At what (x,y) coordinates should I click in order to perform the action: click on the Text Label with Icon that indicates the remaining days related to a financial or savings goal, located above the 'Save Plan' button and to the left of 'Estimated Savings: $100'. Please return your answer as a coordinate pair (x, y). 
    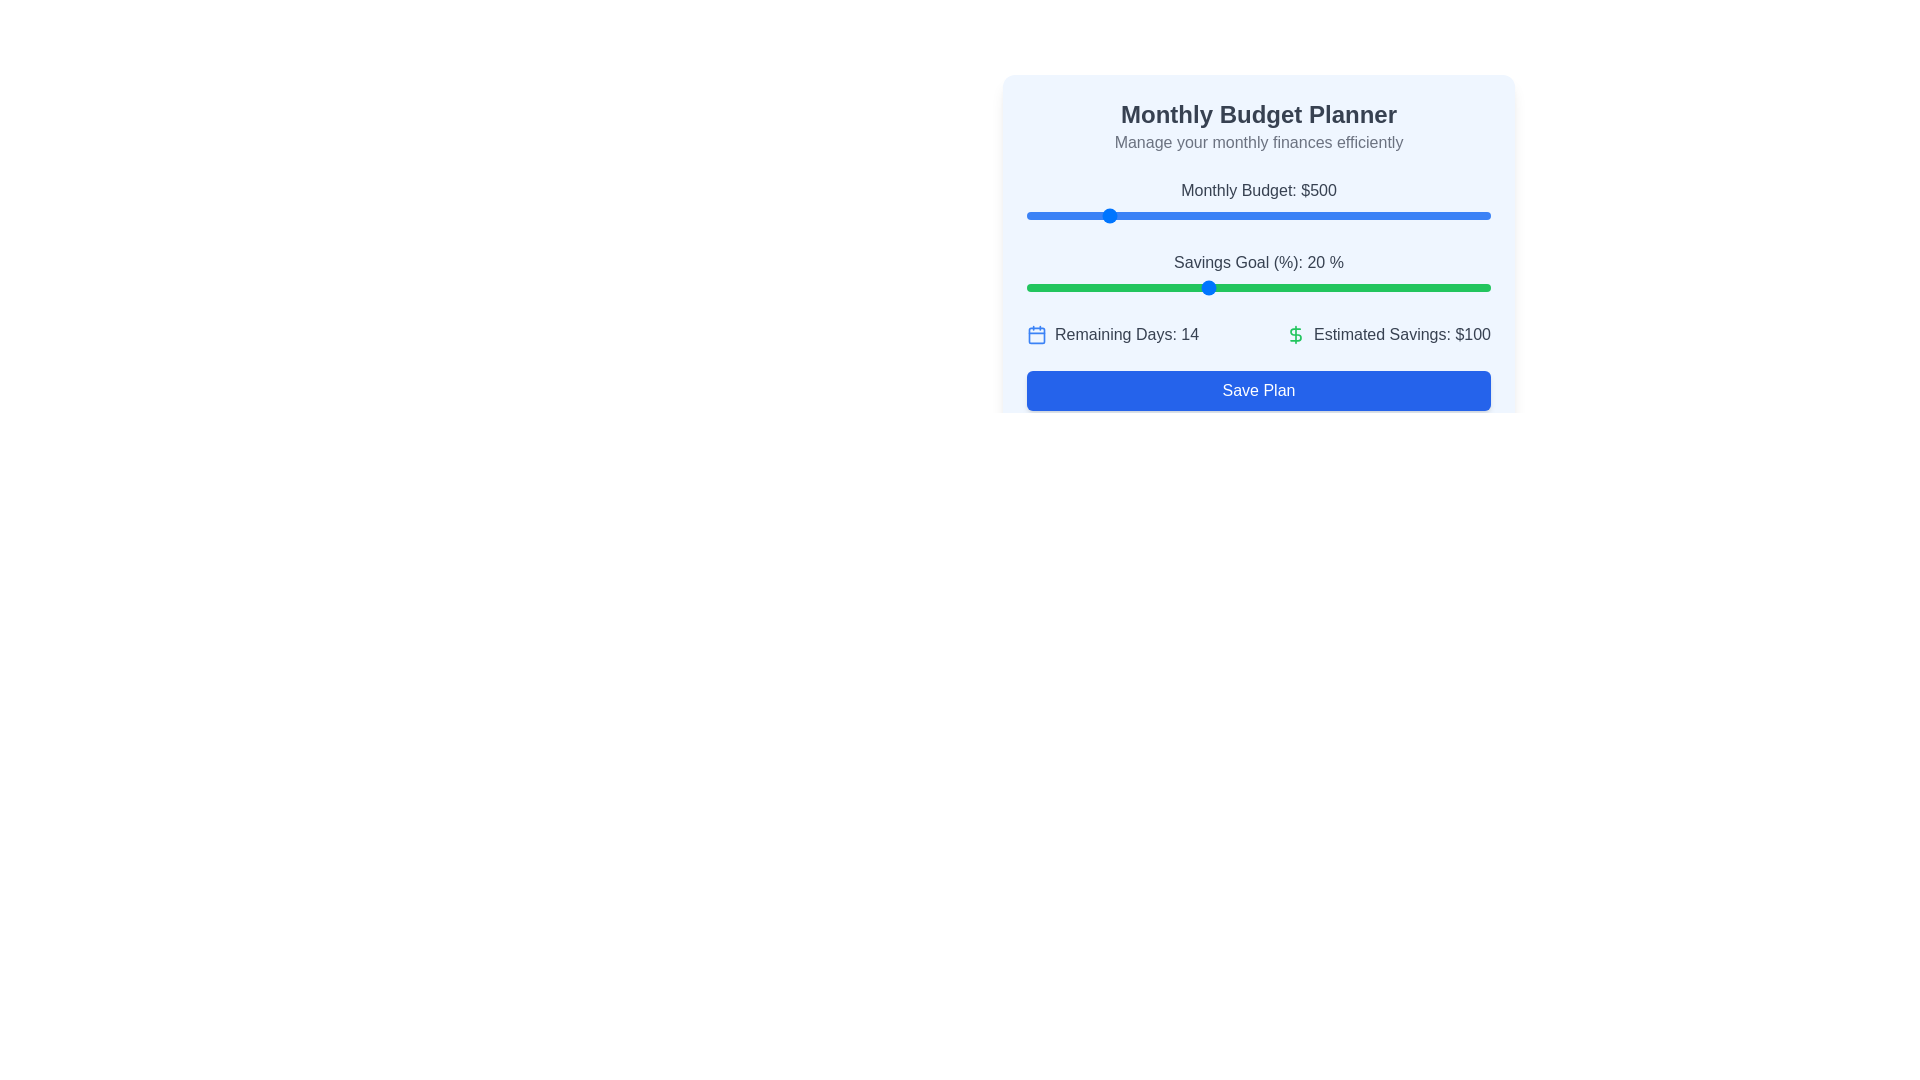
    Looking at the image, I should click on (1112, 334).